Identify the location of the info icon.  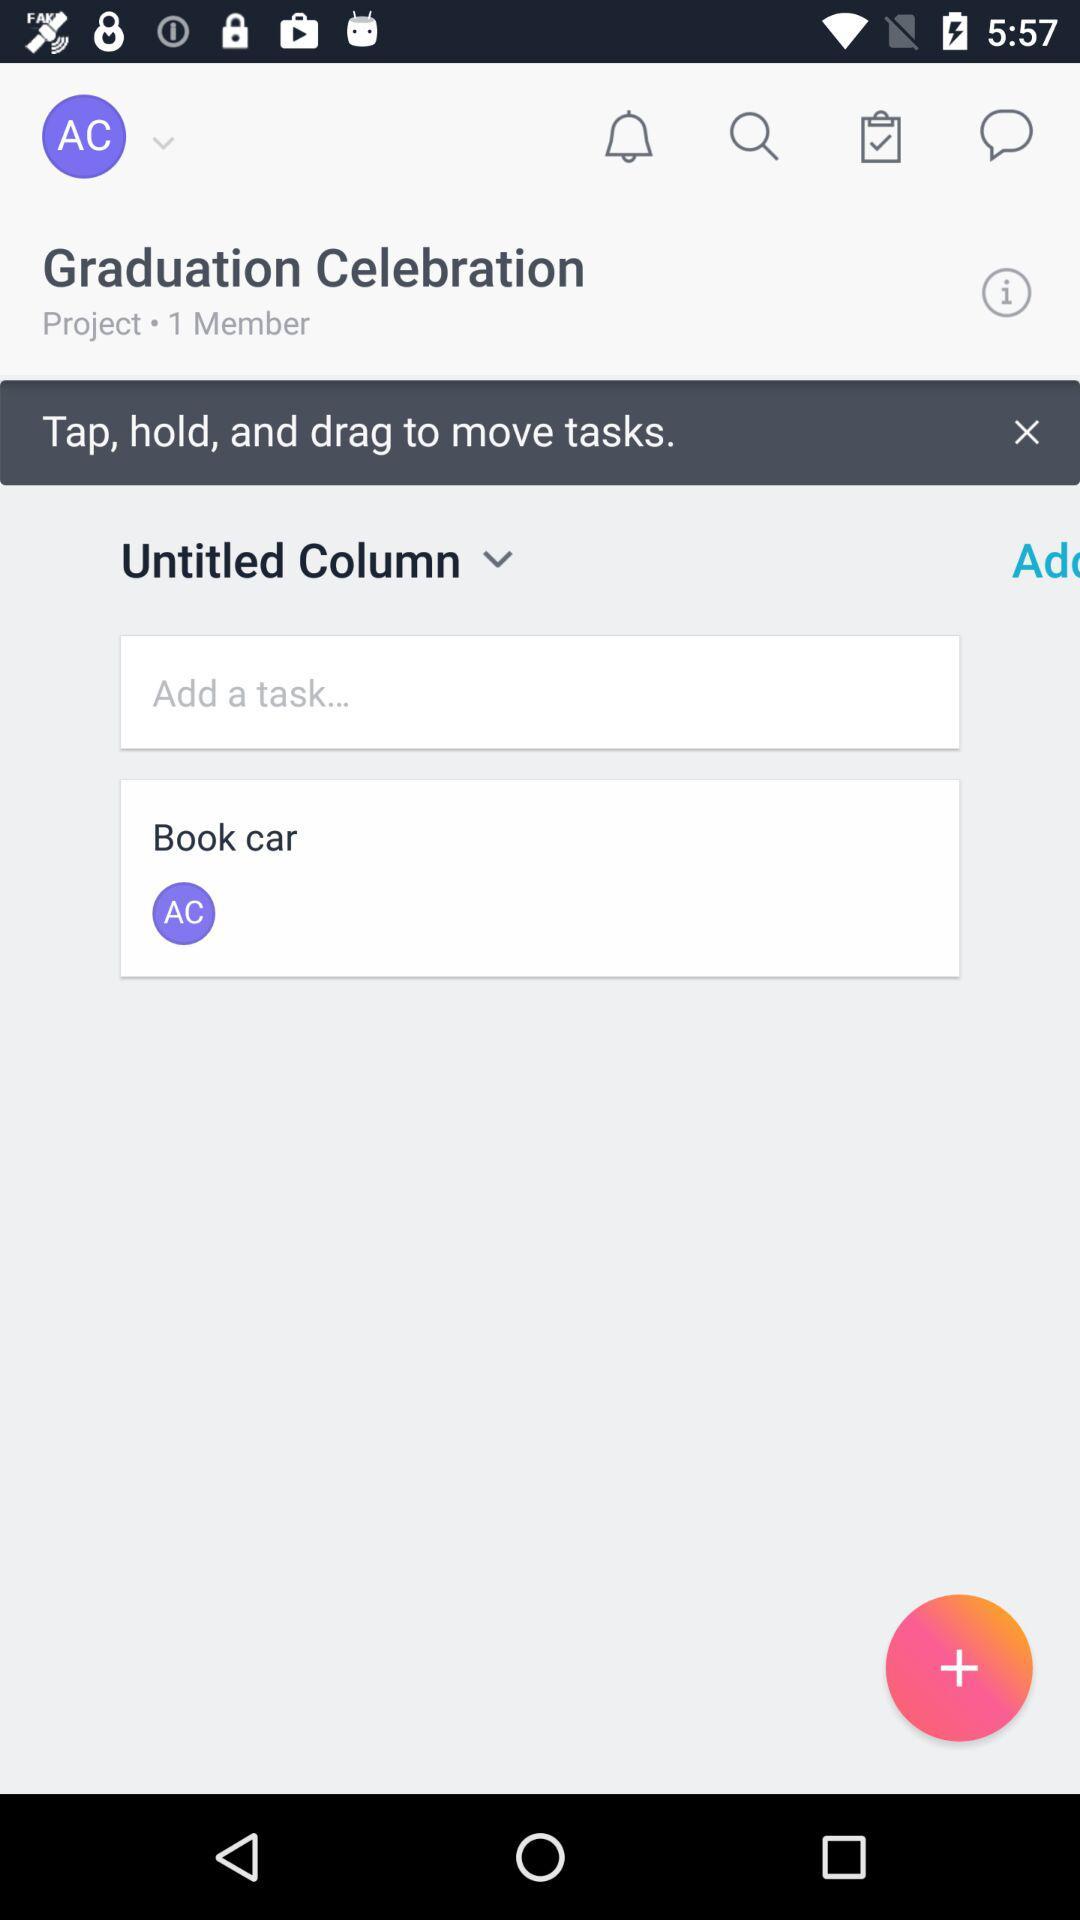
(1006, 291).